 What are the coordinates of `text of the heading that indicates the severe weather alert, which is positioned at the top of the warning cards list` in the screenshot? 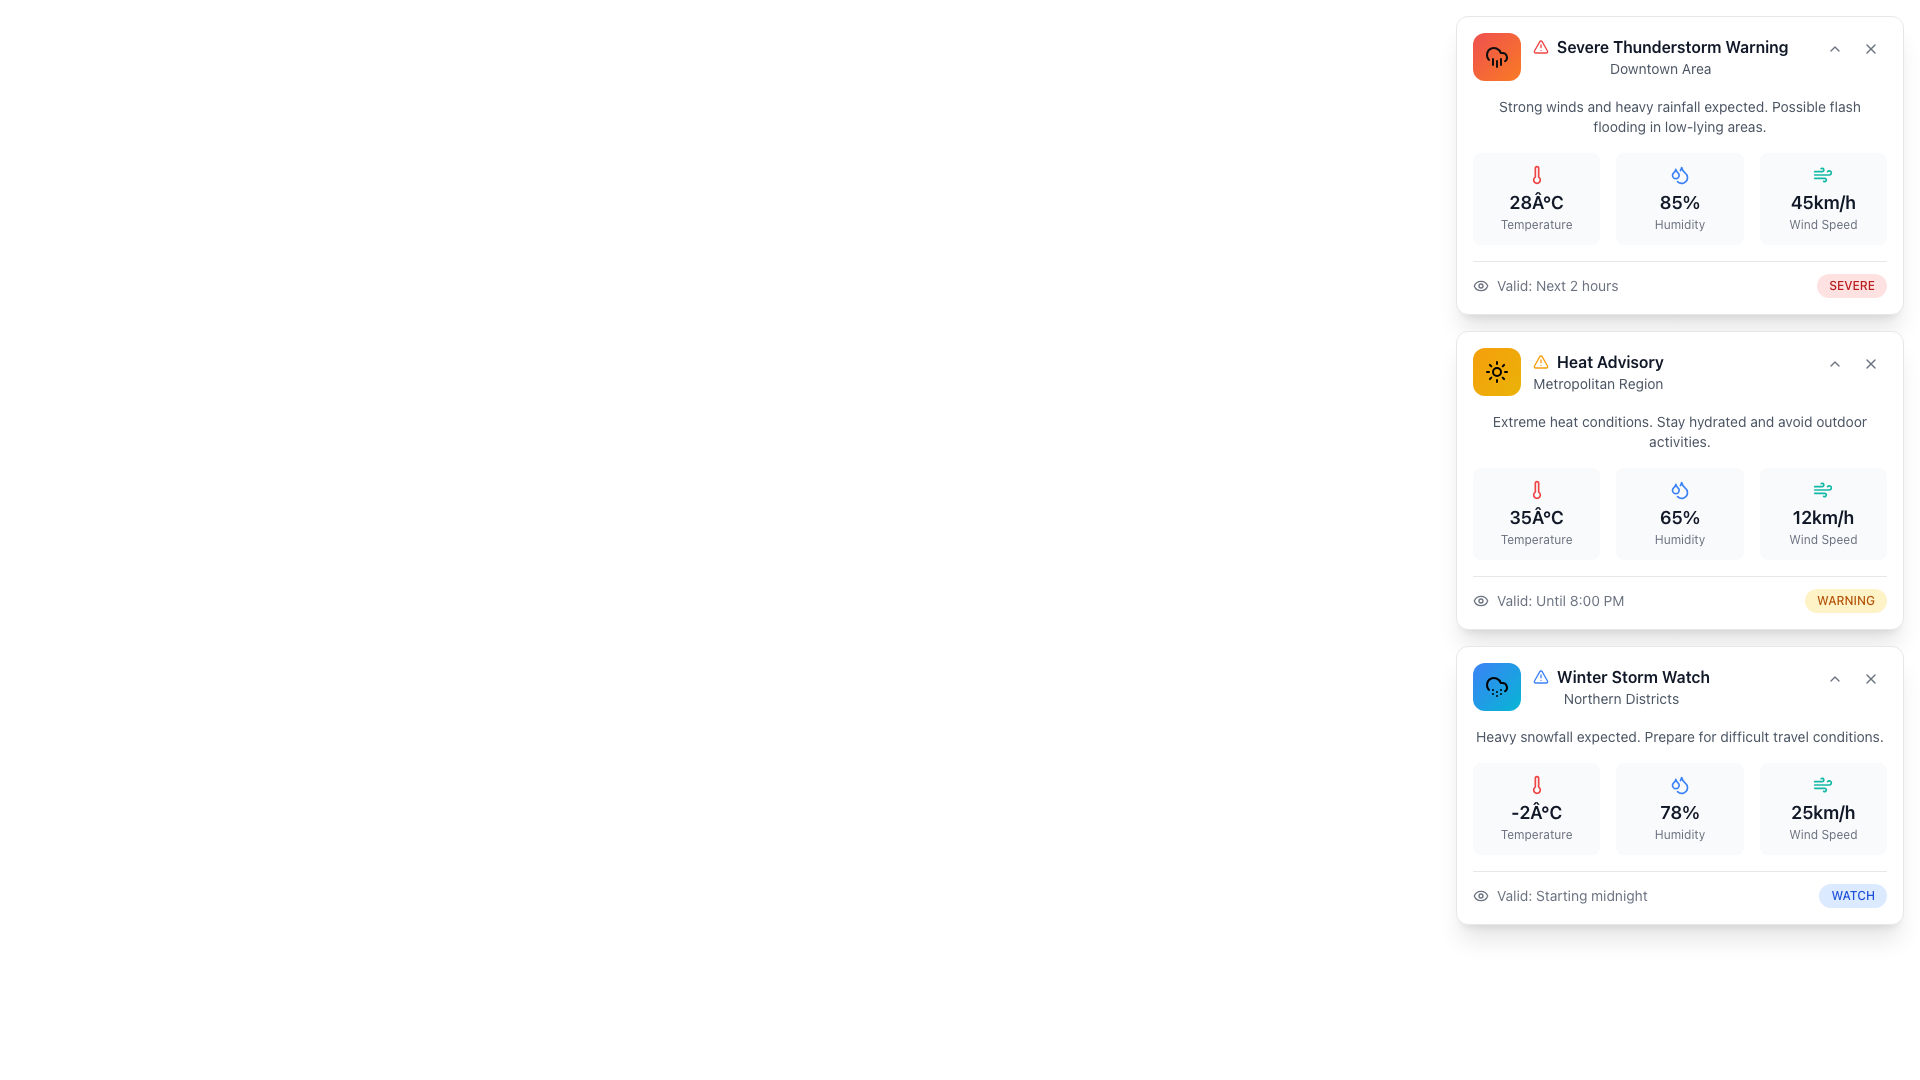 It's located at (1680, 56).